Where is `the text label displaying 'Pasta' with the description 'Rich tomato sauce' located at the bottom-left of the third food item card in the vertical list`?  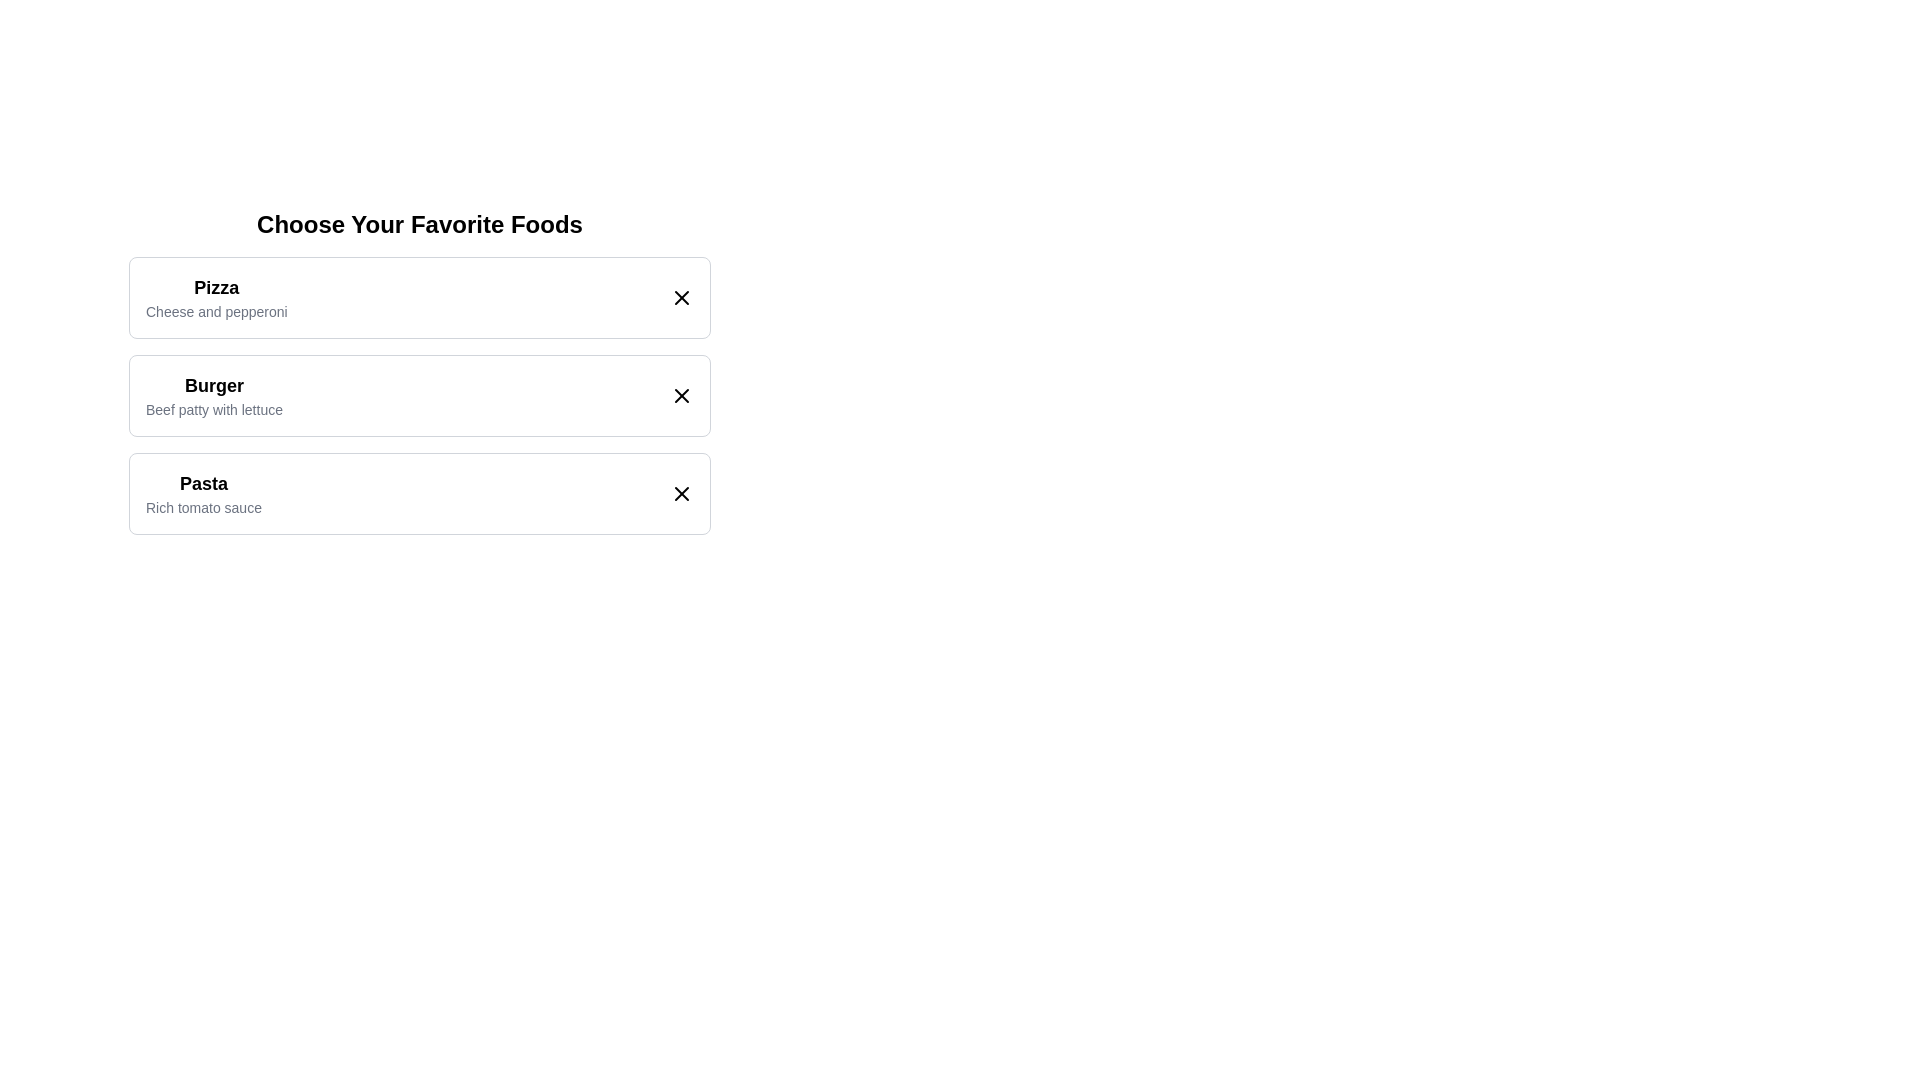 the text label displaying 'Pasta' with the description 'Rich tomato sauce' located at the bottom-left of the third food item card in the vertical list is located at coordinates (203, 493).